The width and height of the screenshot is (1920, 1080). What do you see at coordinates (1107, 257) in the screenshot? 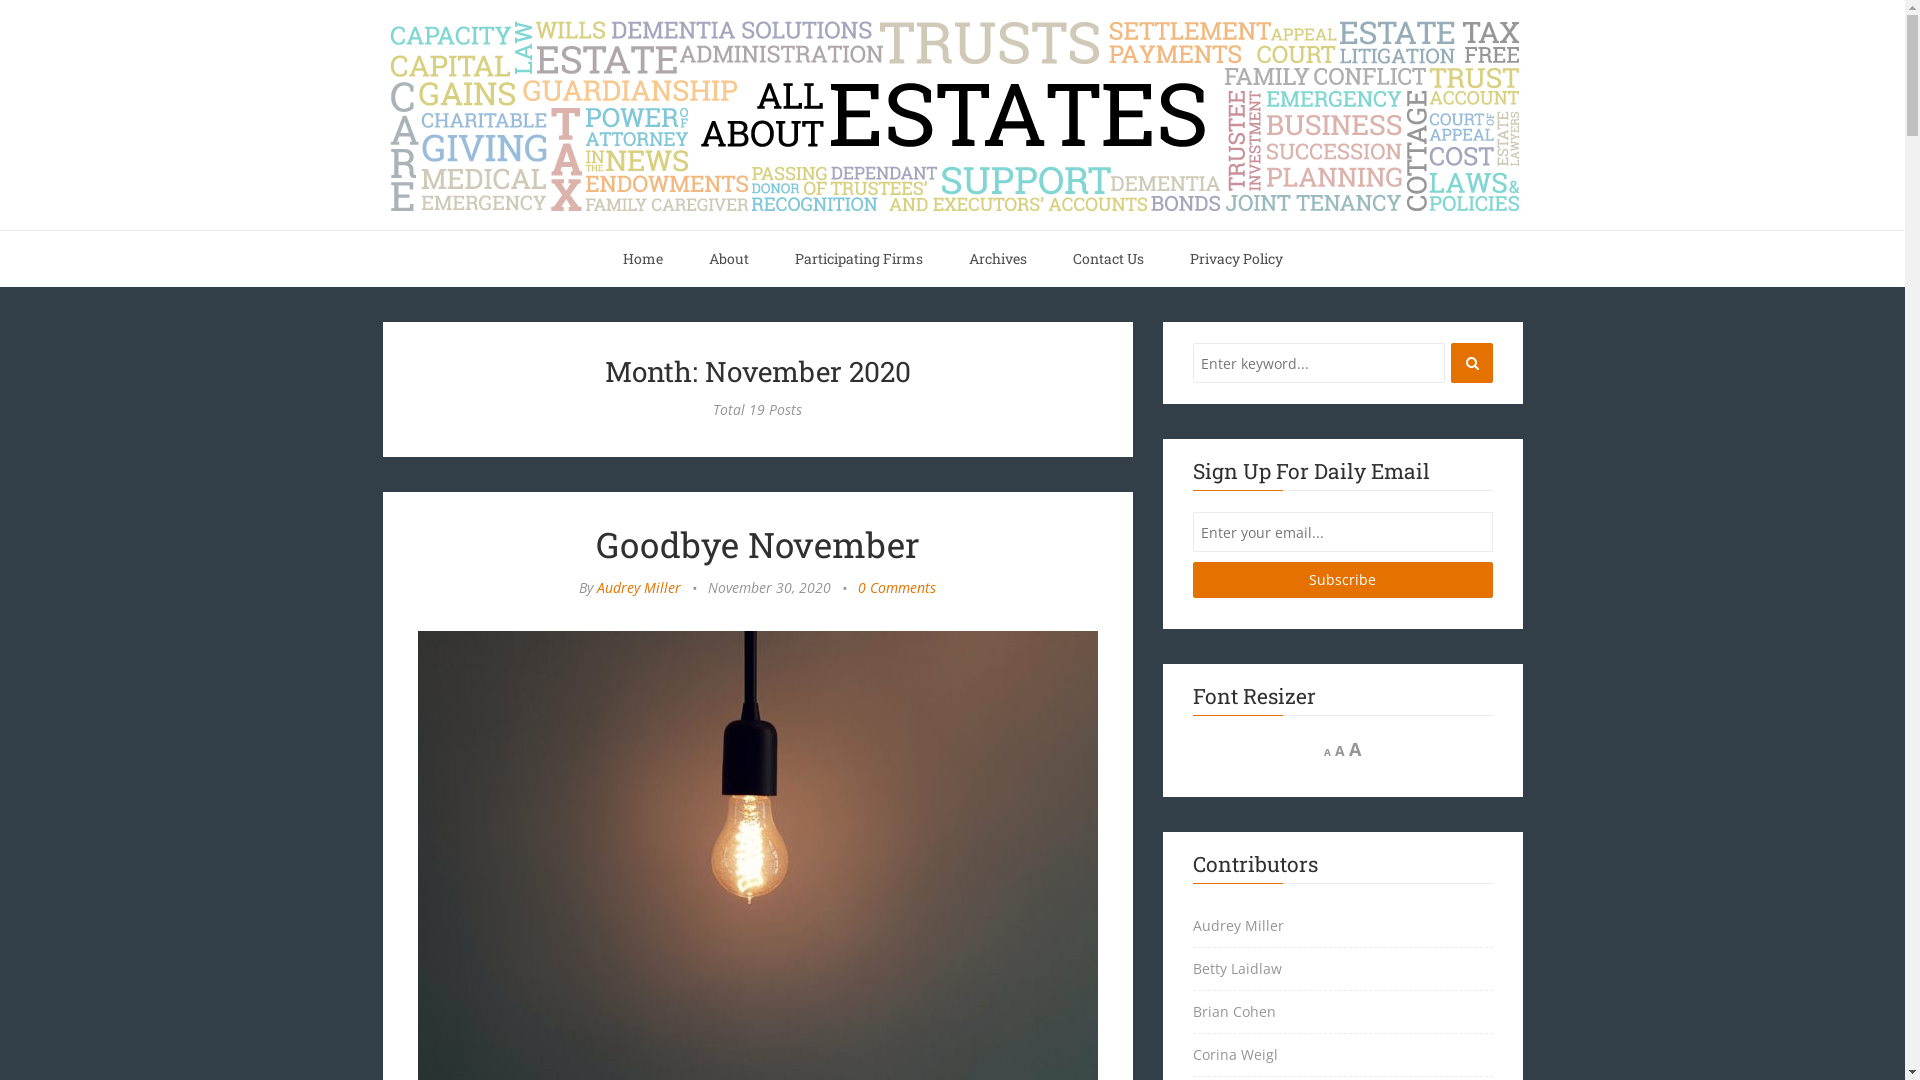
I see `'Contact Us'` at bounding box center [1107, 257].